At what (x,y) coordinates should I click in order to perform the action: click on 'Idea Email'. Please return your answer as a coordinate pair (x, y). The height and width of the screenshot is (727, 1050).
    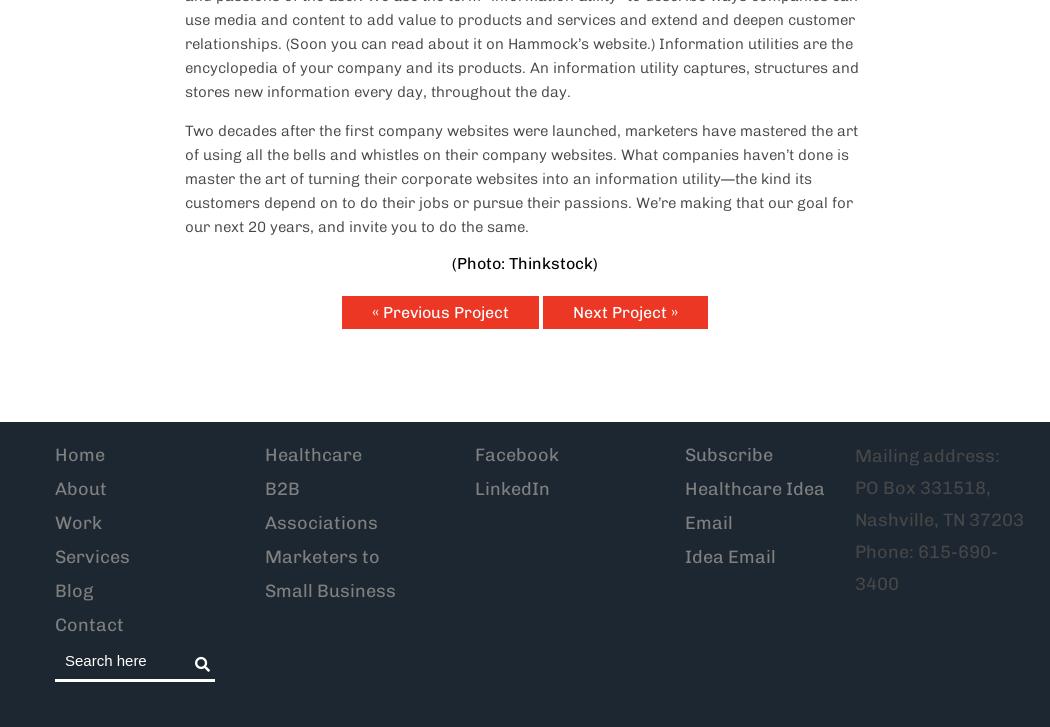
    Looking at the image, I should click on (729, 556).